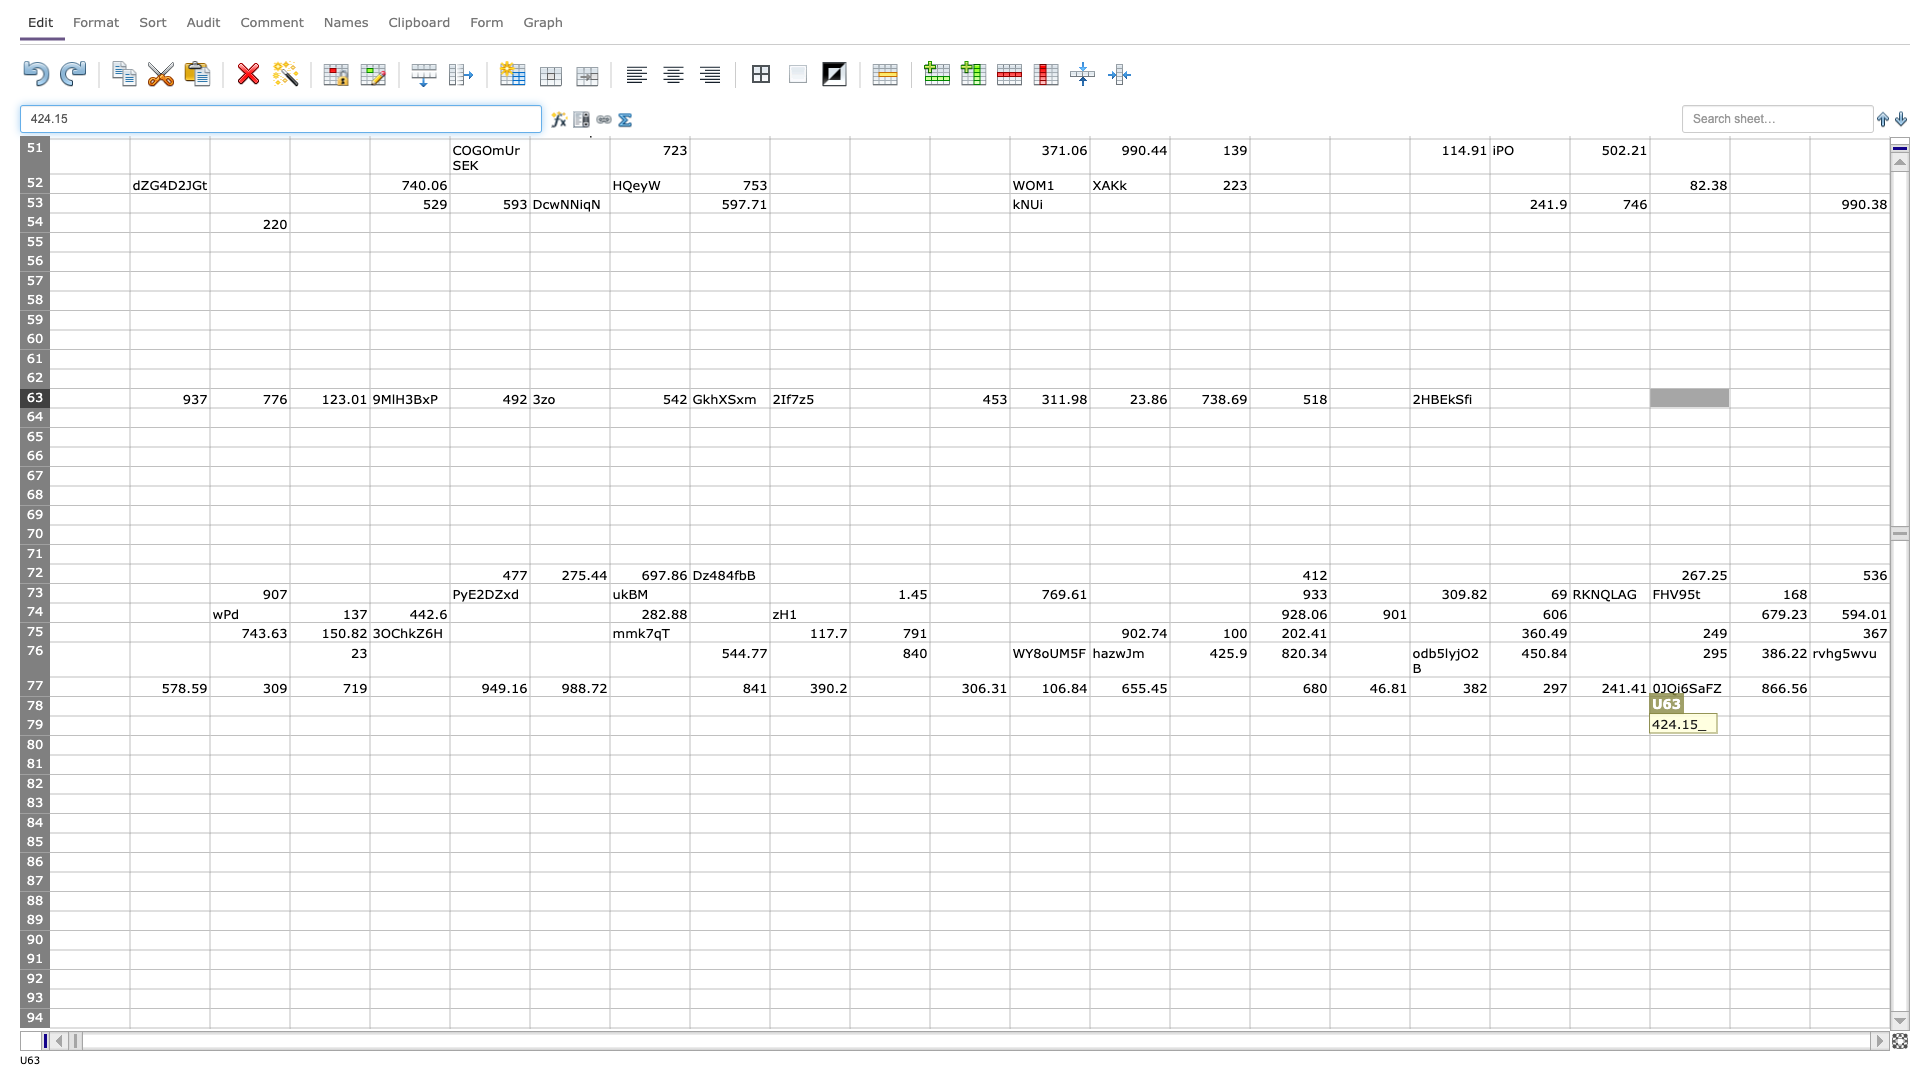 The height and width of the screenshot is (1080, 1920). I want to click on Northwest corner of cell W79, so click(1809, 715).